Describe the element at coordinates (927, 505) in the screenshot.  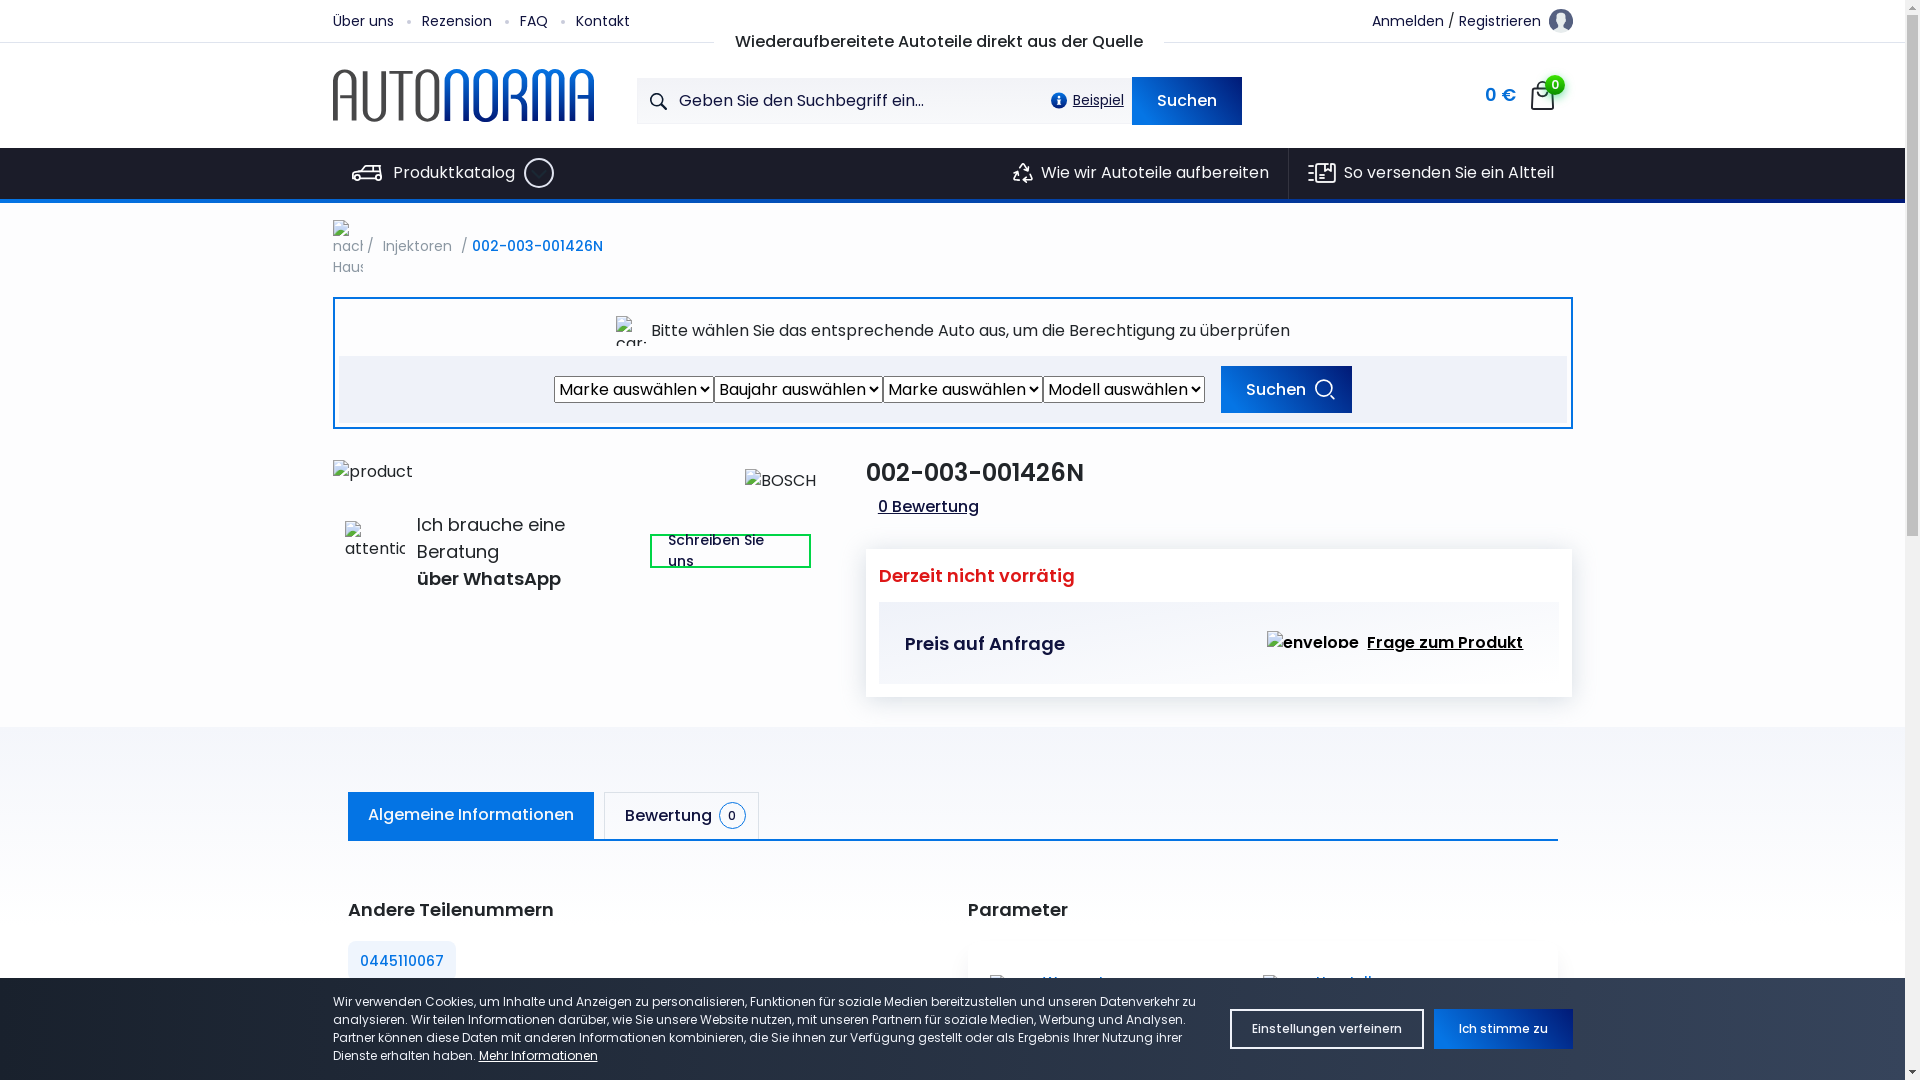
I see `'0 Bewertung'` at that location.